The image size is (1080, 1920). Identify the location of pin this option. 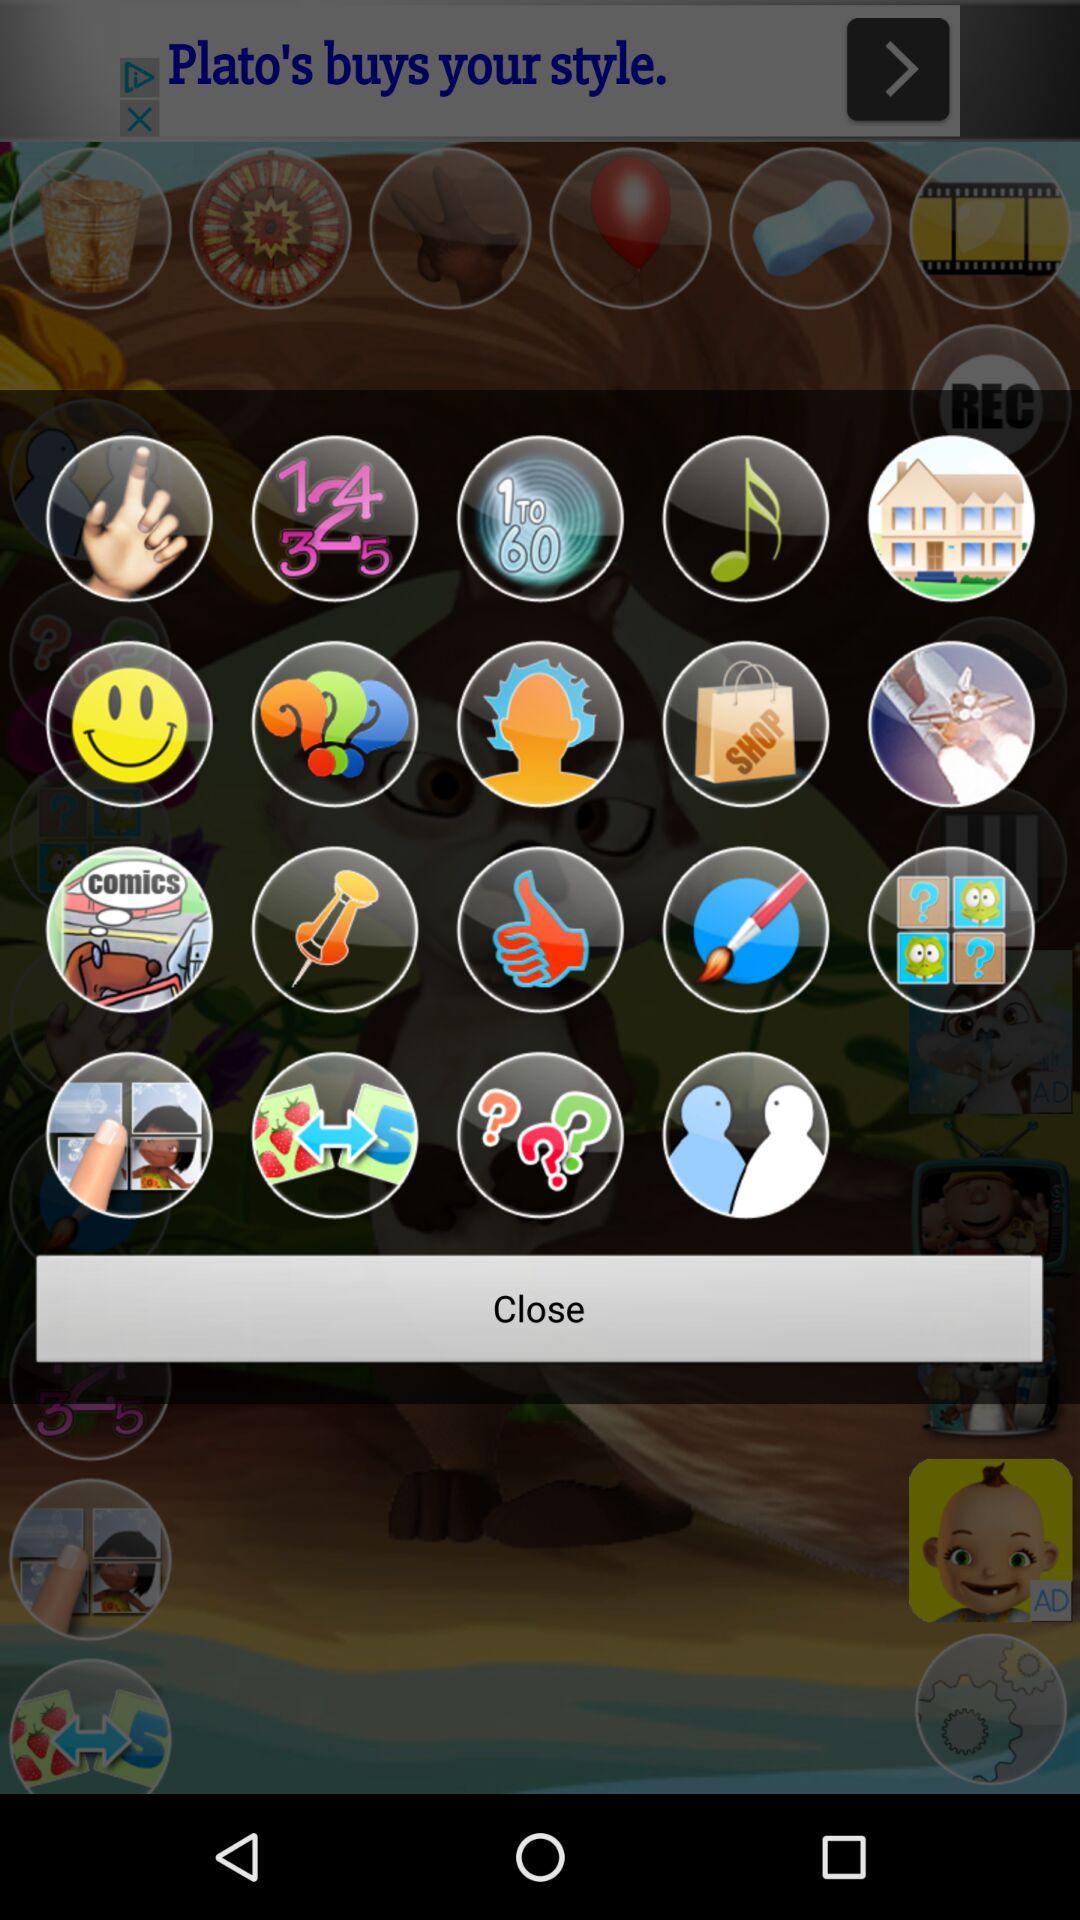
(333, 929).